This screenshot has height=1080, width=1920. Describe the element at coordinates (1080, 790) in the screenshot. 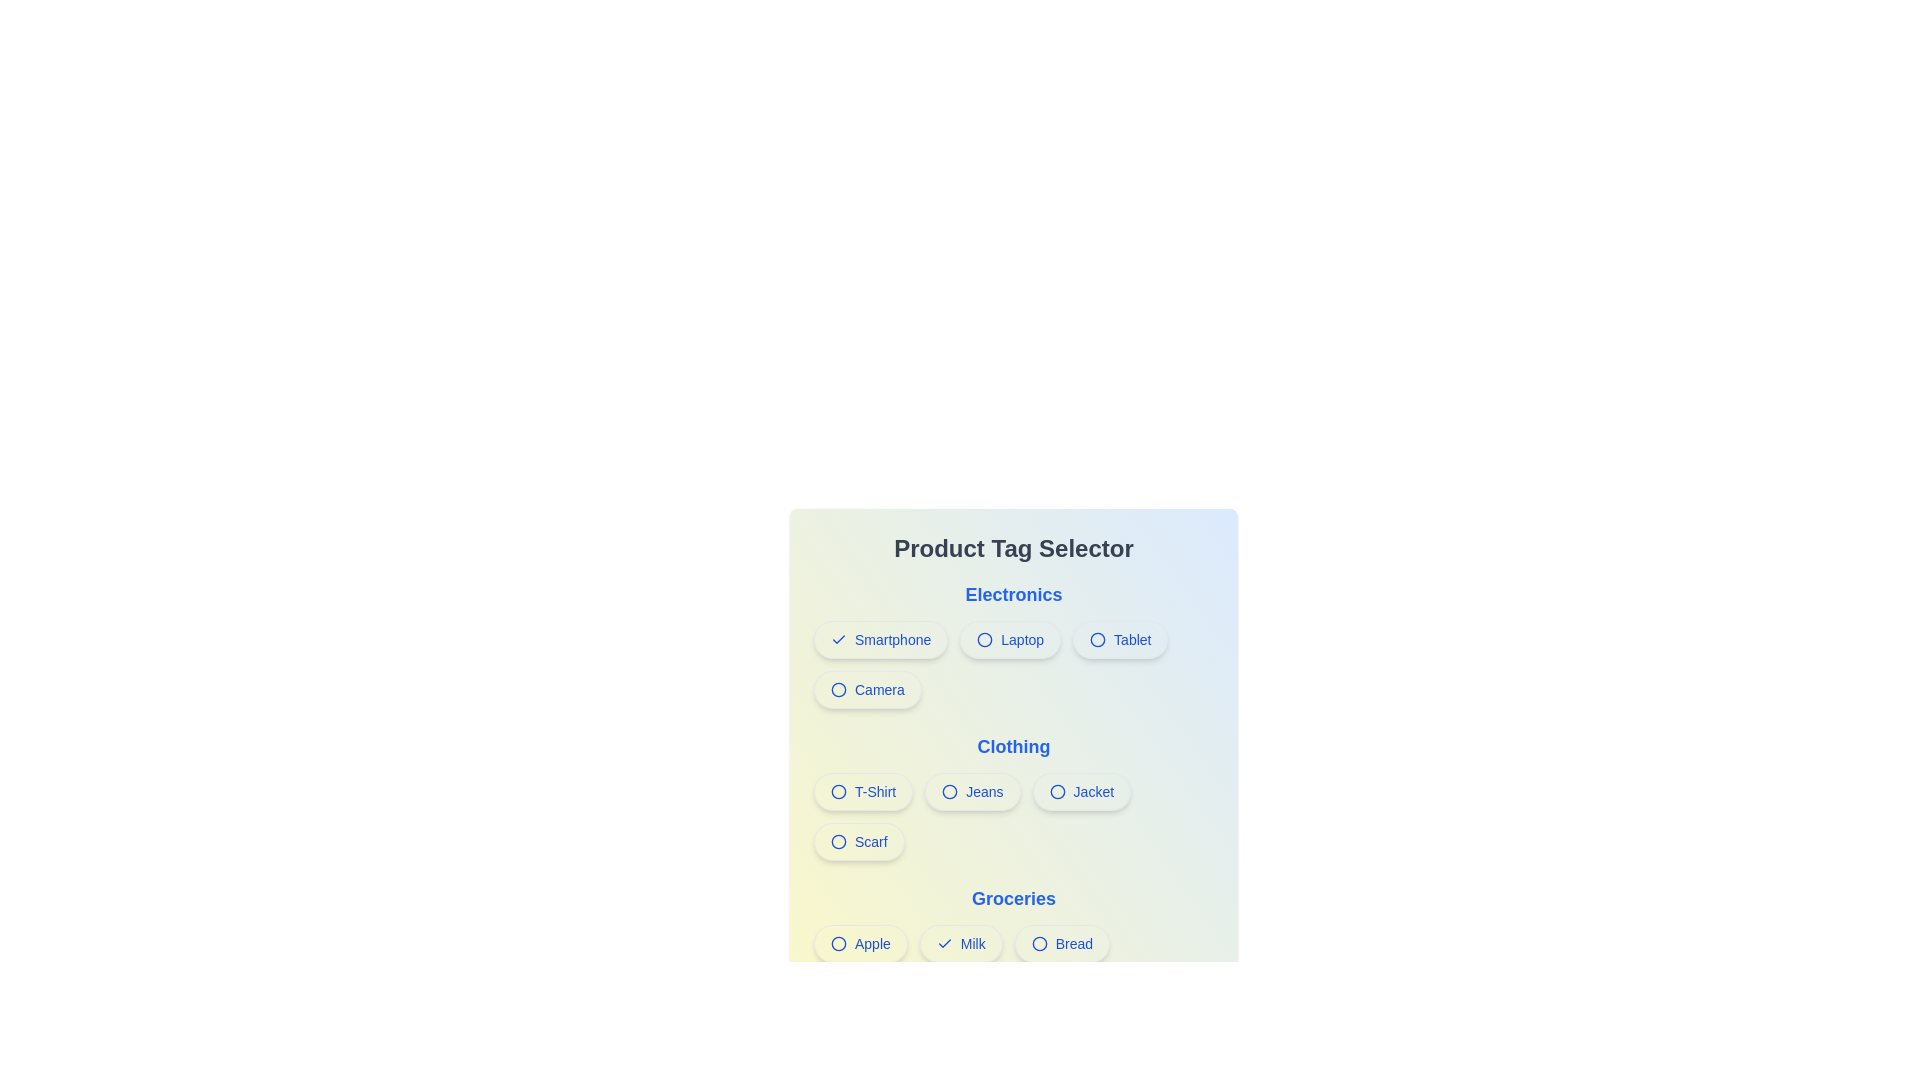

I see `the third selectable tag button labeled 'Jacket'` at that location.